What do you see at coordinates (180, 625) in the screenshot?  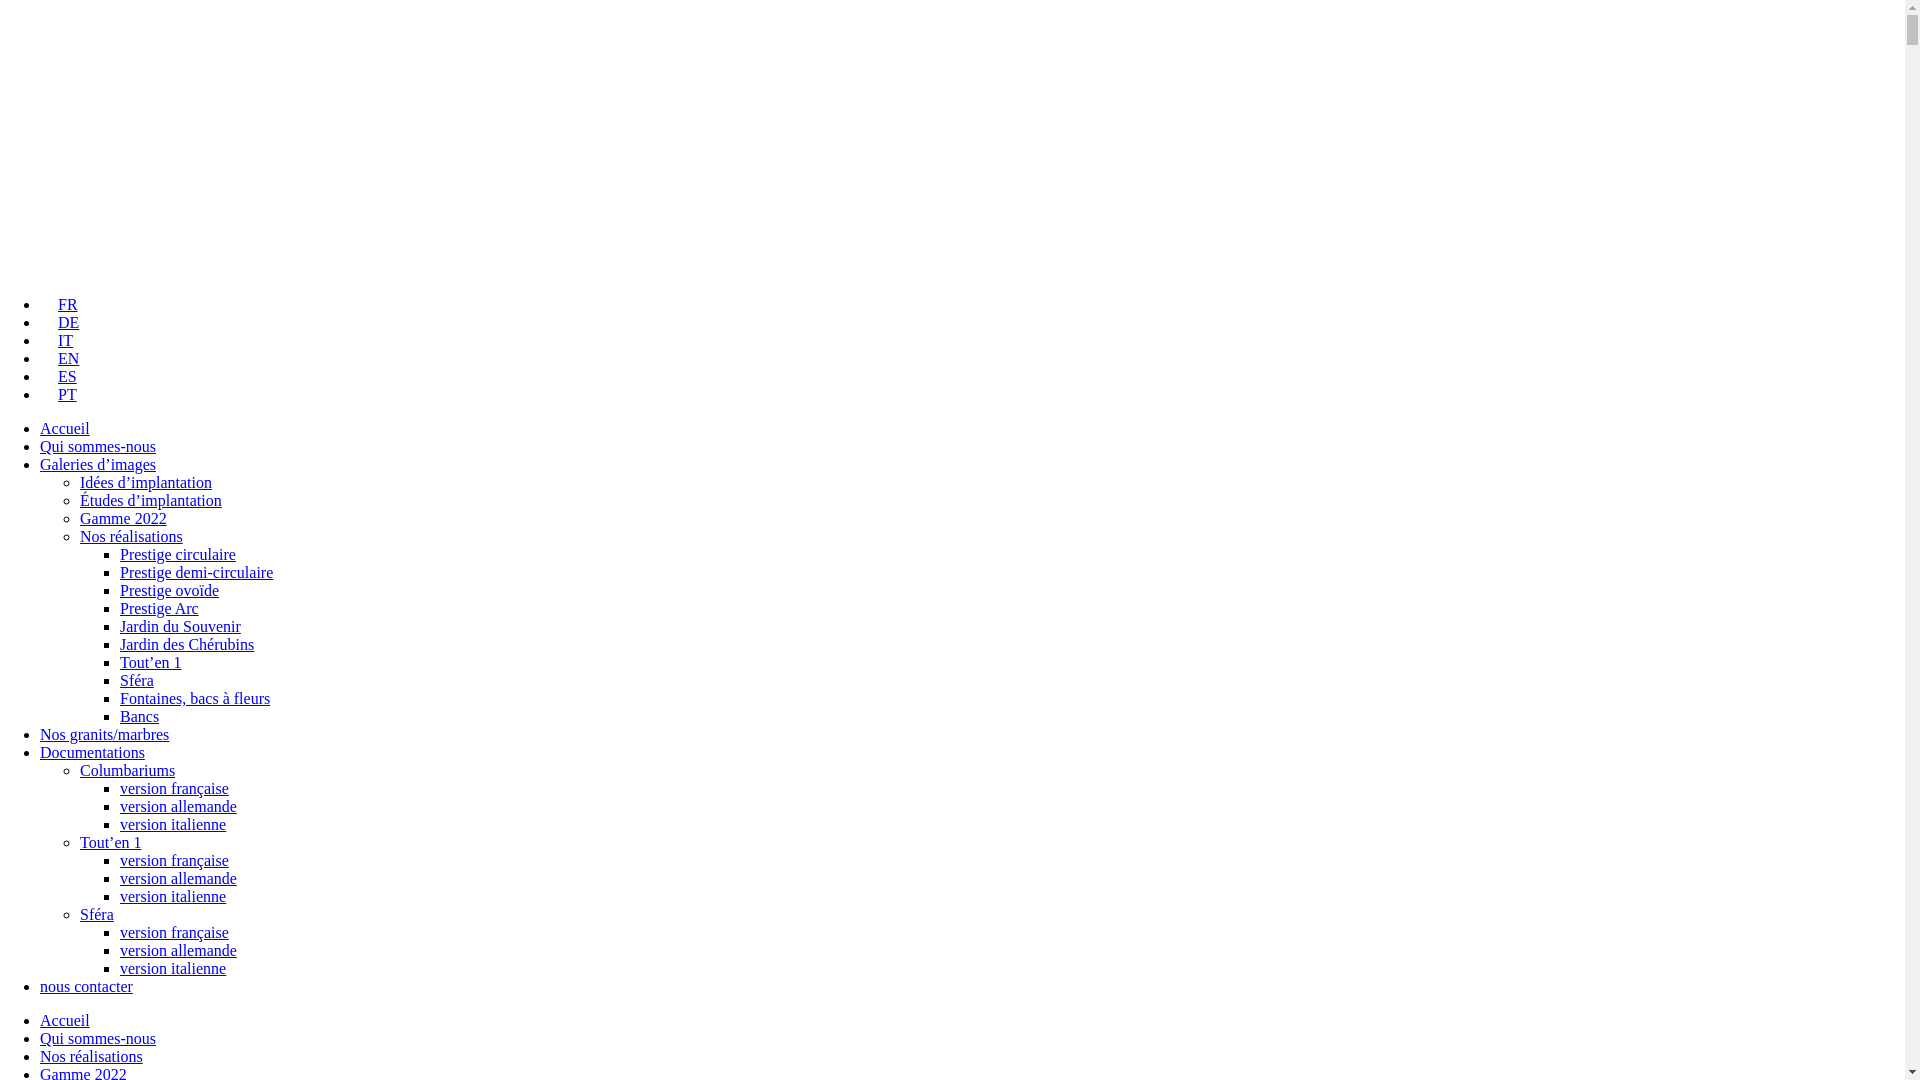 I see `'Jardin du Souvenir'` at bounding box center [180, 625].